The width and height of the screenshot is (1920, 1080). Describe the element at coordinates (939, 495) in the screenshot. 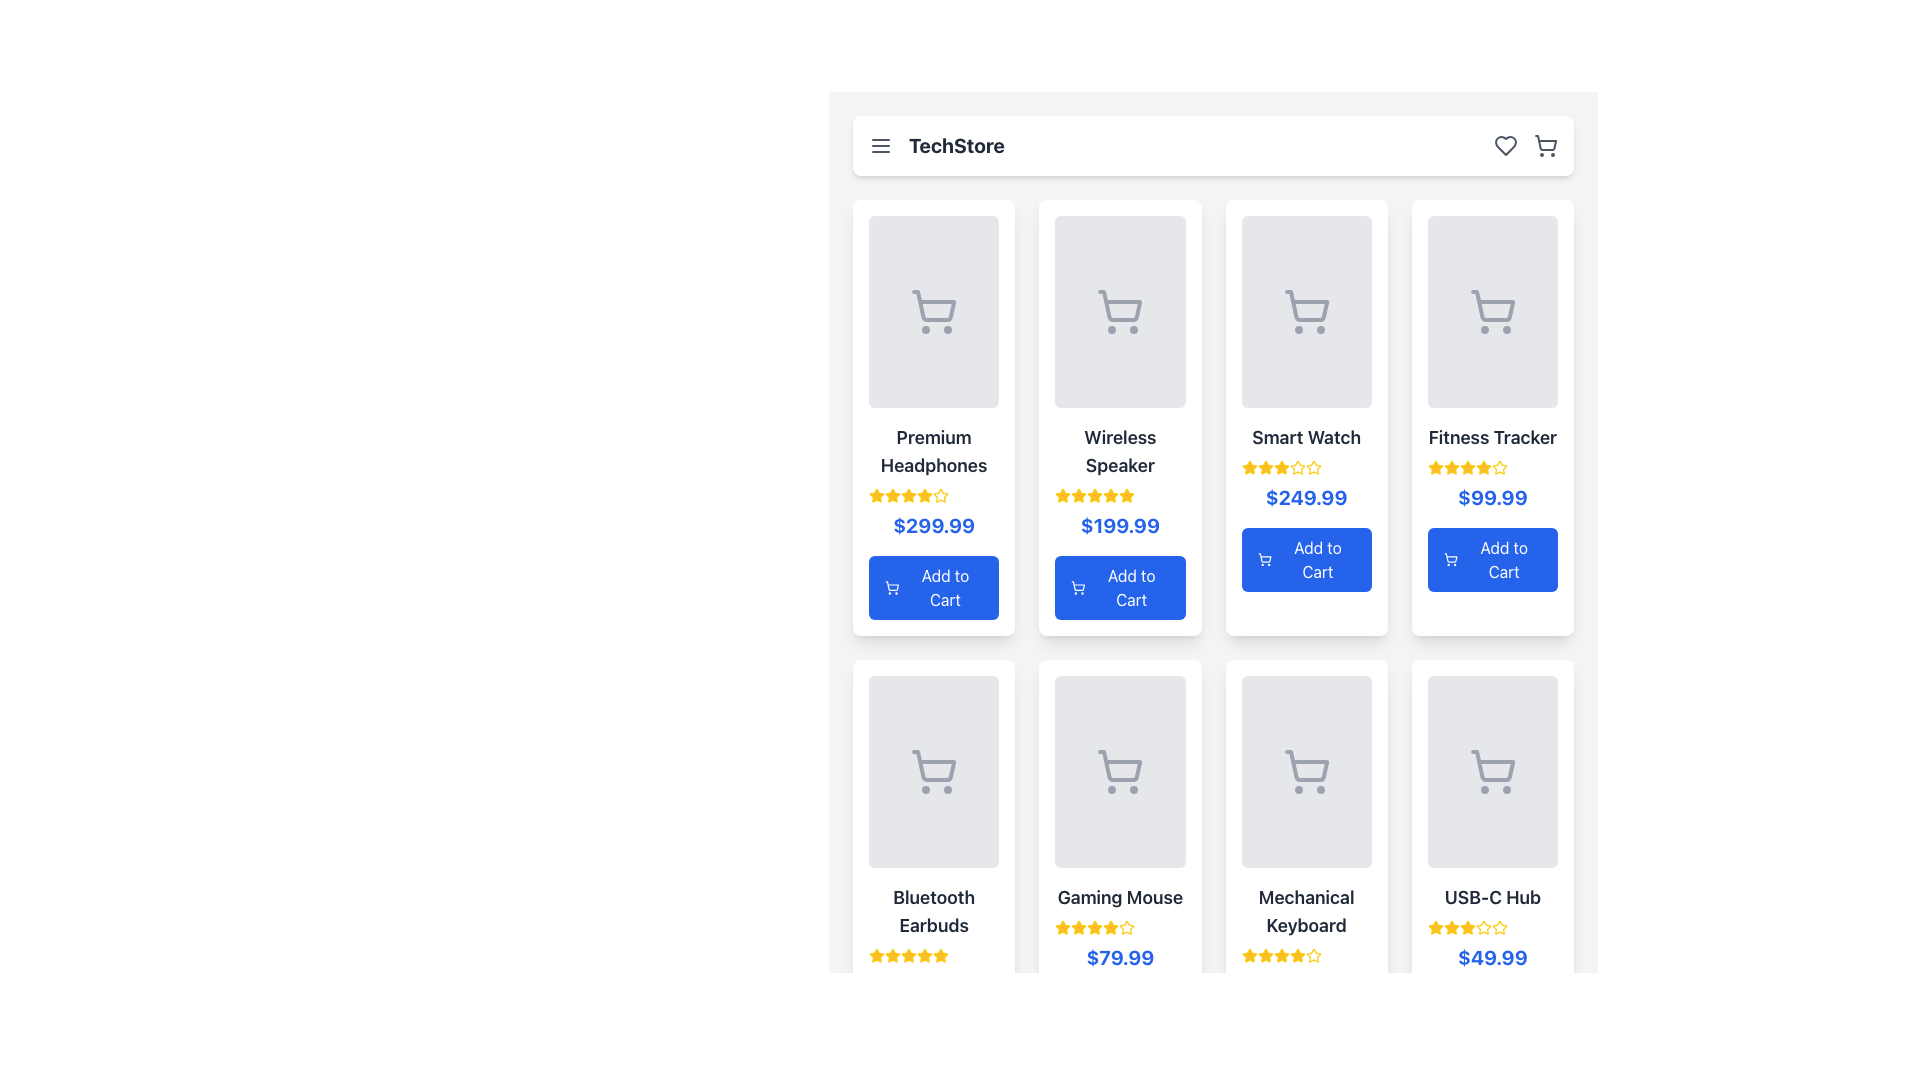

I see `the fifth star-shaped rating icon outlined in yellow, located below the 'Premium Headphones' title and above the product price` at that location.